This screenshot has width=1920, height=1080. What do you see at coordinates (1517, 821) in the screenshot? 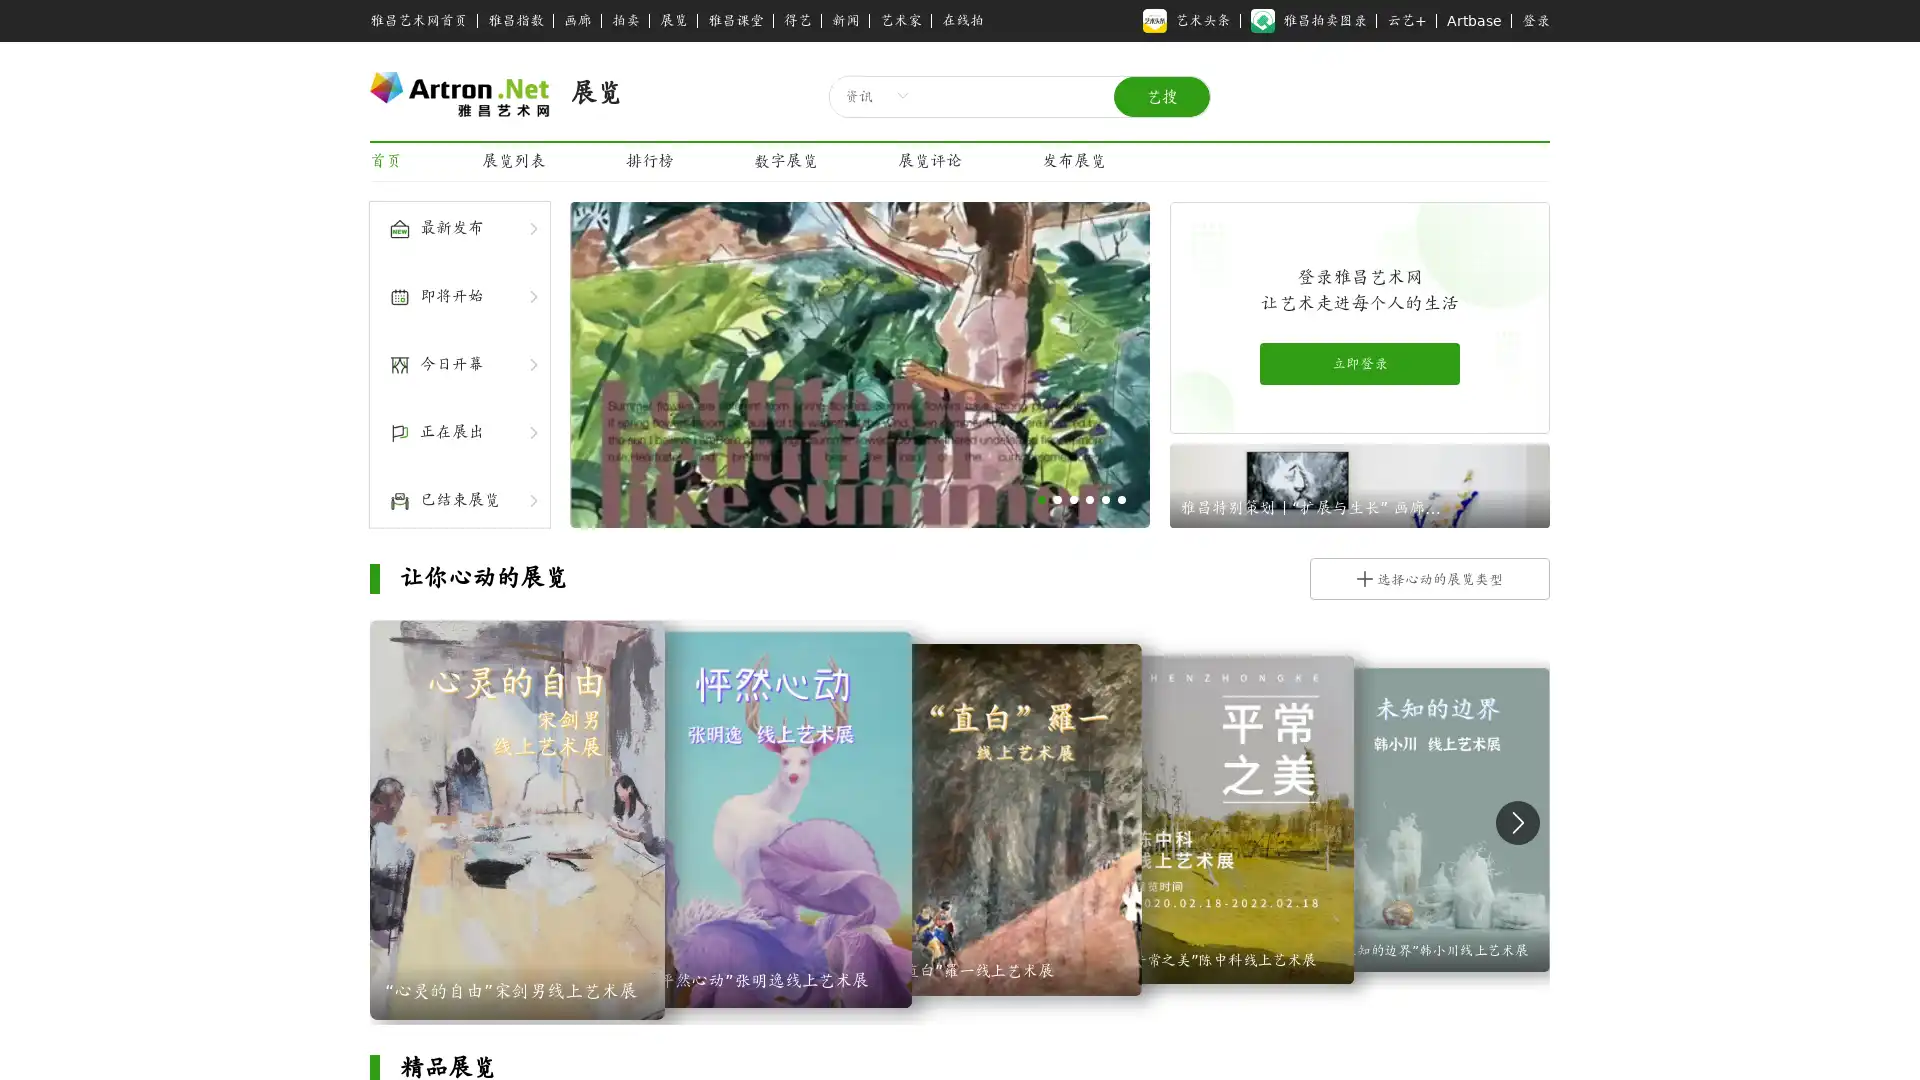
I see `Next slide` at bounding box center [1517, 821].